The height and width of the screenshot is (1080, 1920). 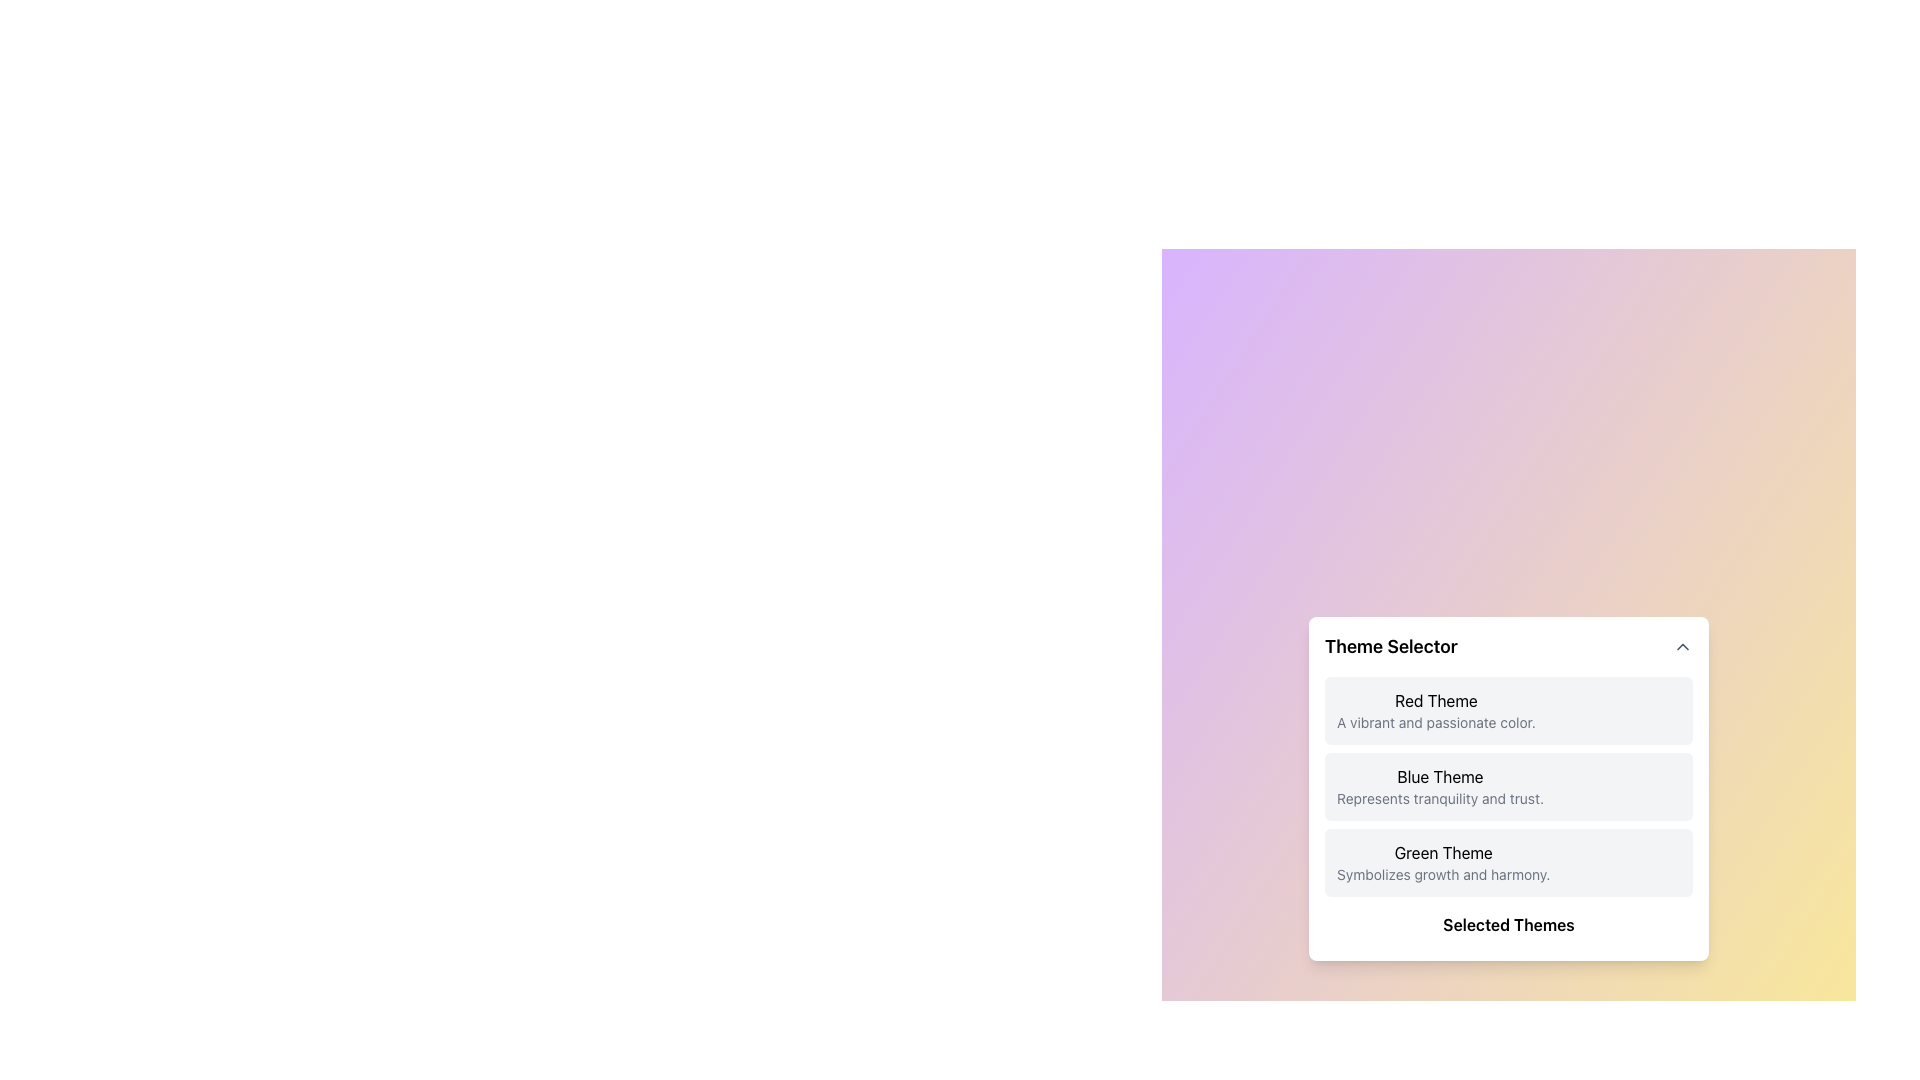 What do you see at coordinates (1508, 709) in the screenshot?
I see `the first list item labeled 'Red Theme' with a bold title and a description in a light gray rectangular background within the 'Theme Selector' group` at bounding box center [1508, 709].